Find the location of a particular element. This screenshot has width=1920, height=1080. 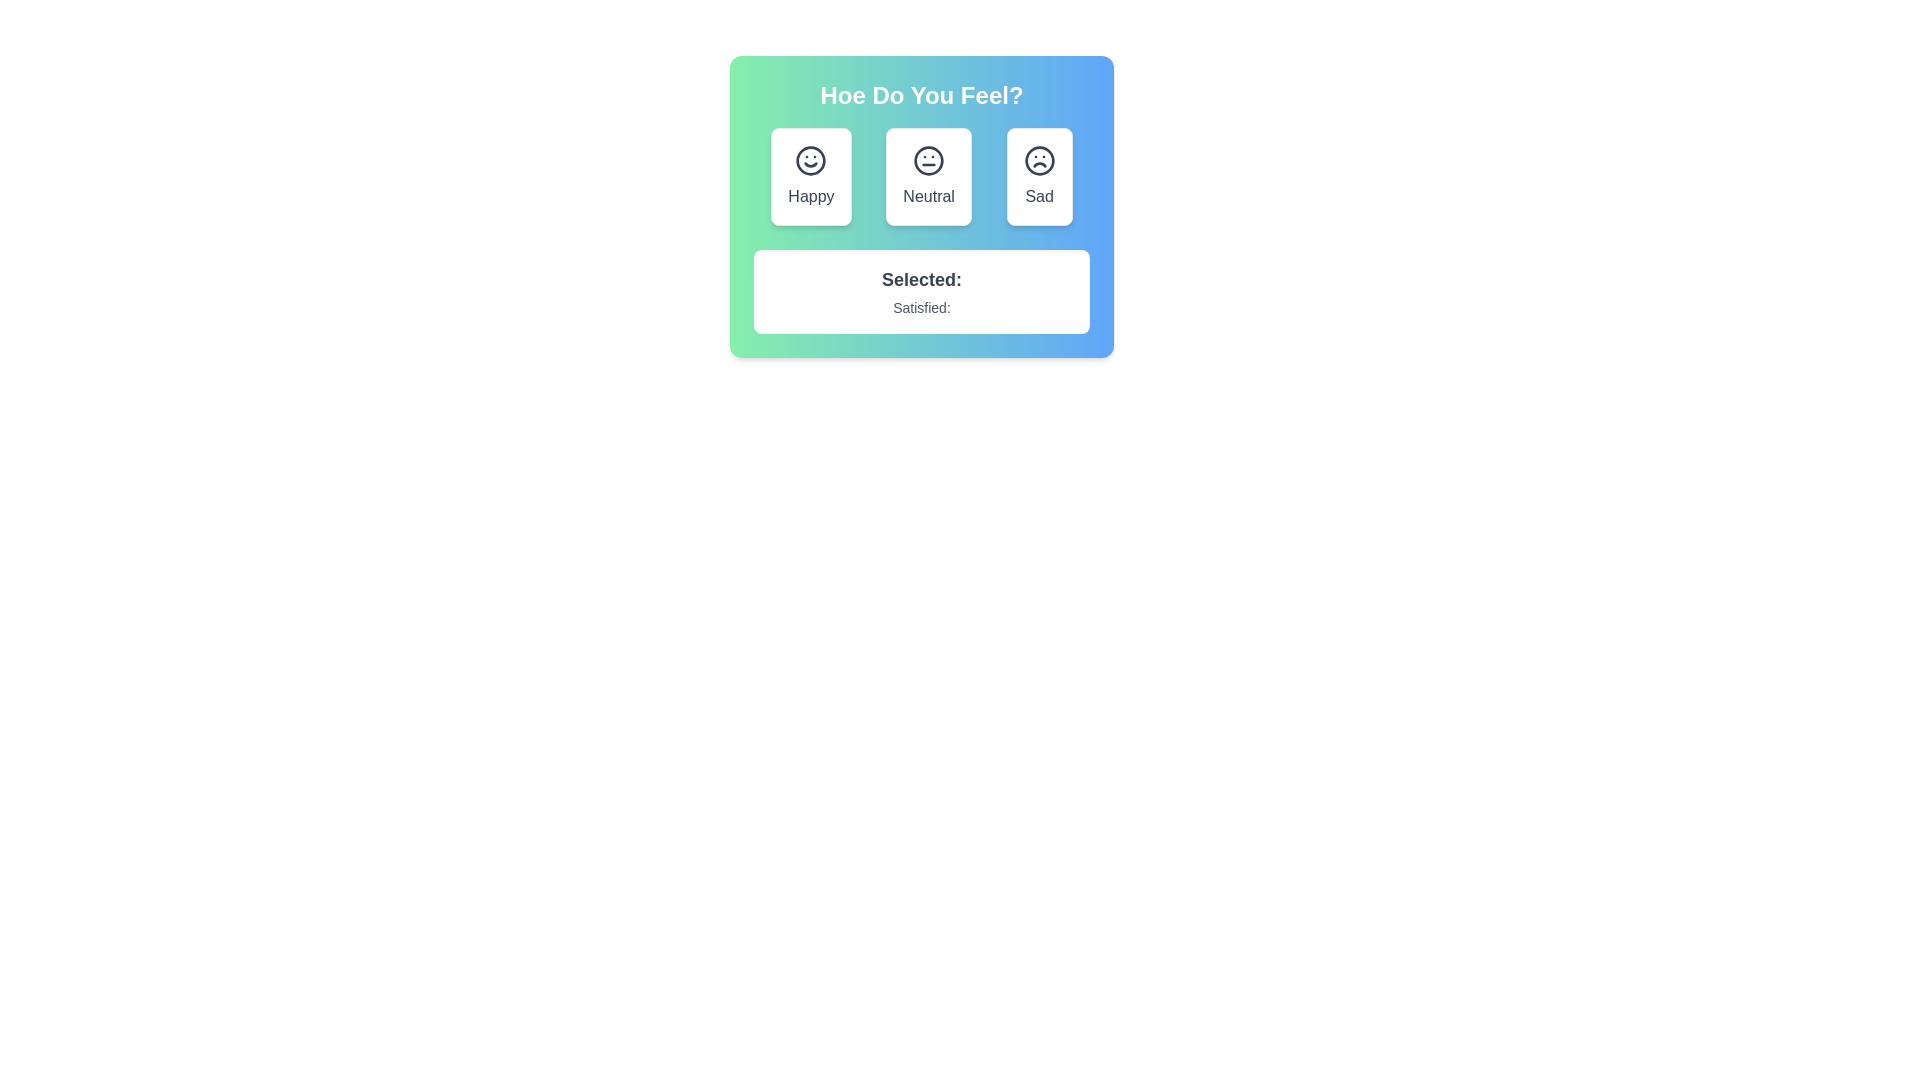

the Neutral button to select the corresponding emotion is located at coordinates (928, 176).